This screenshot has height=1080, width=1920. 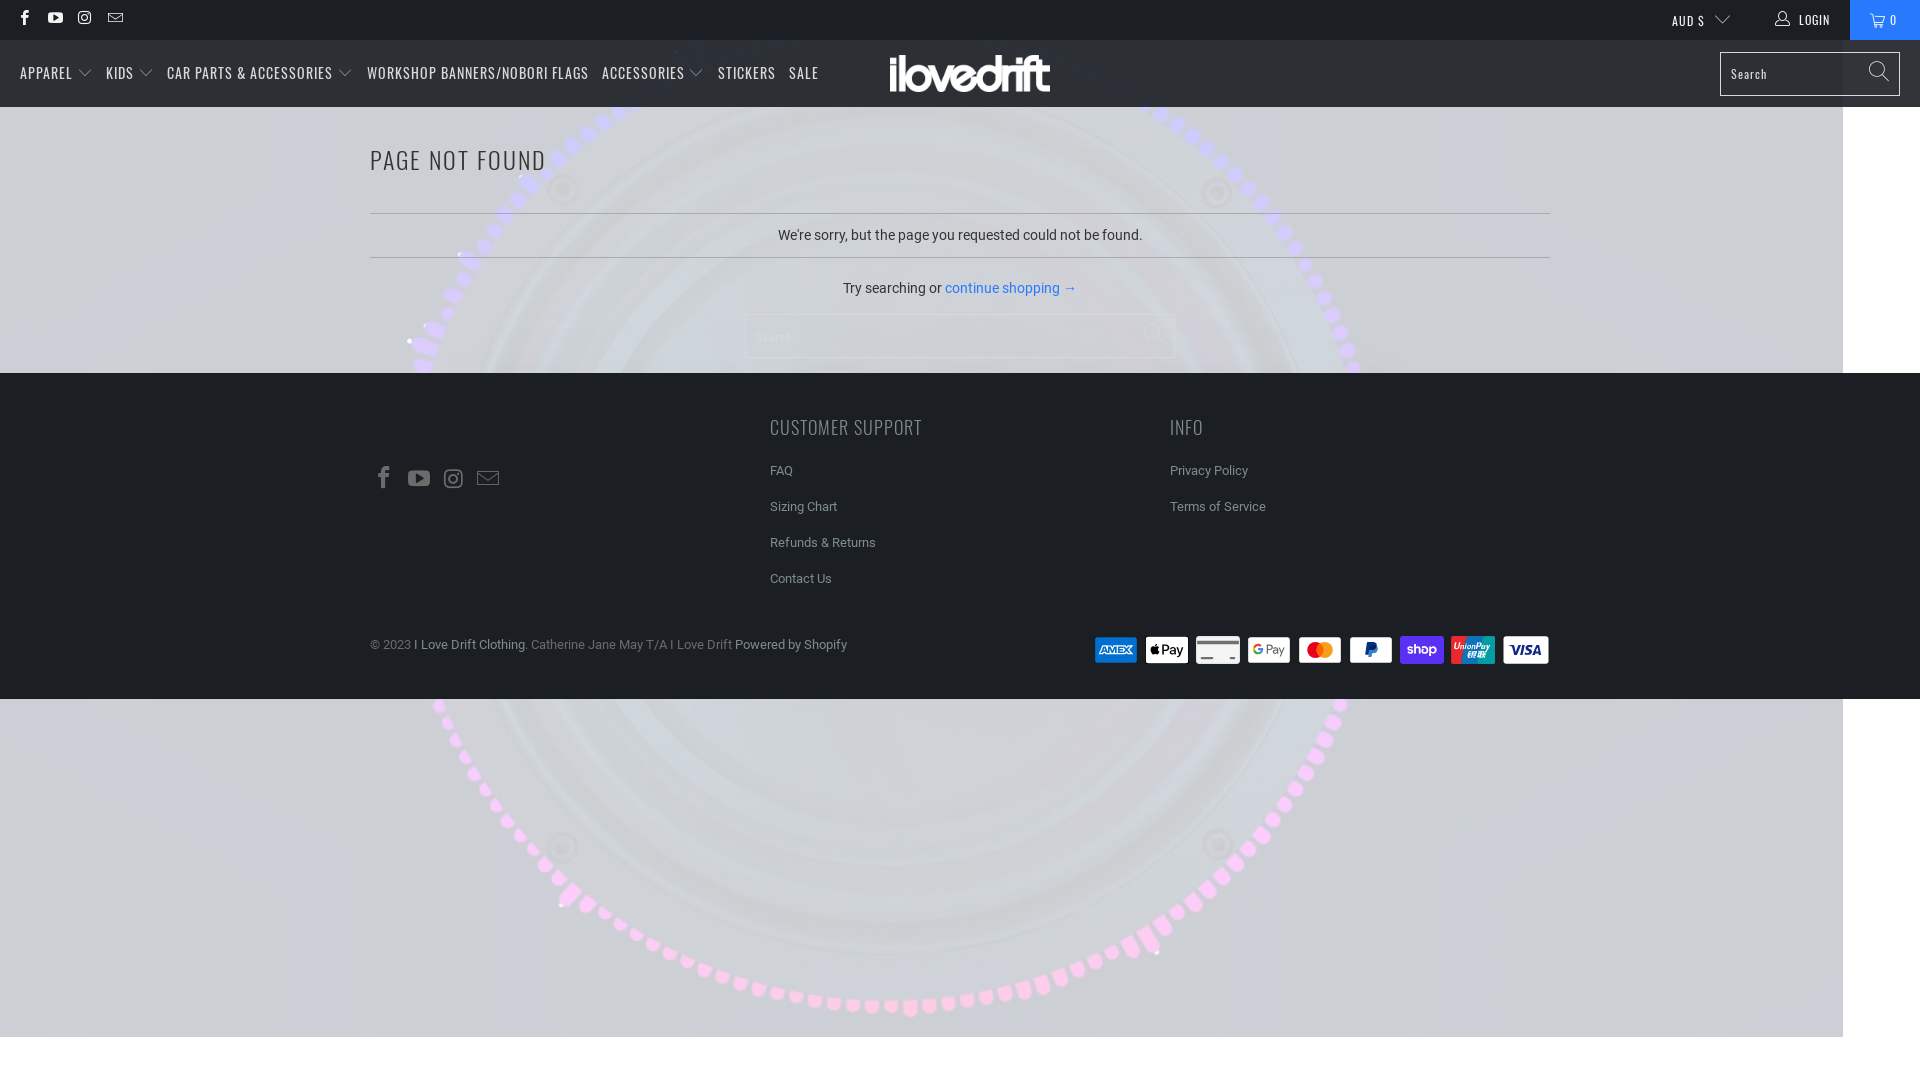 What do you see at coordinates (803, 505) in the screenshot?
I see `'Sizing Chart'` at bounding box center [803, 505].